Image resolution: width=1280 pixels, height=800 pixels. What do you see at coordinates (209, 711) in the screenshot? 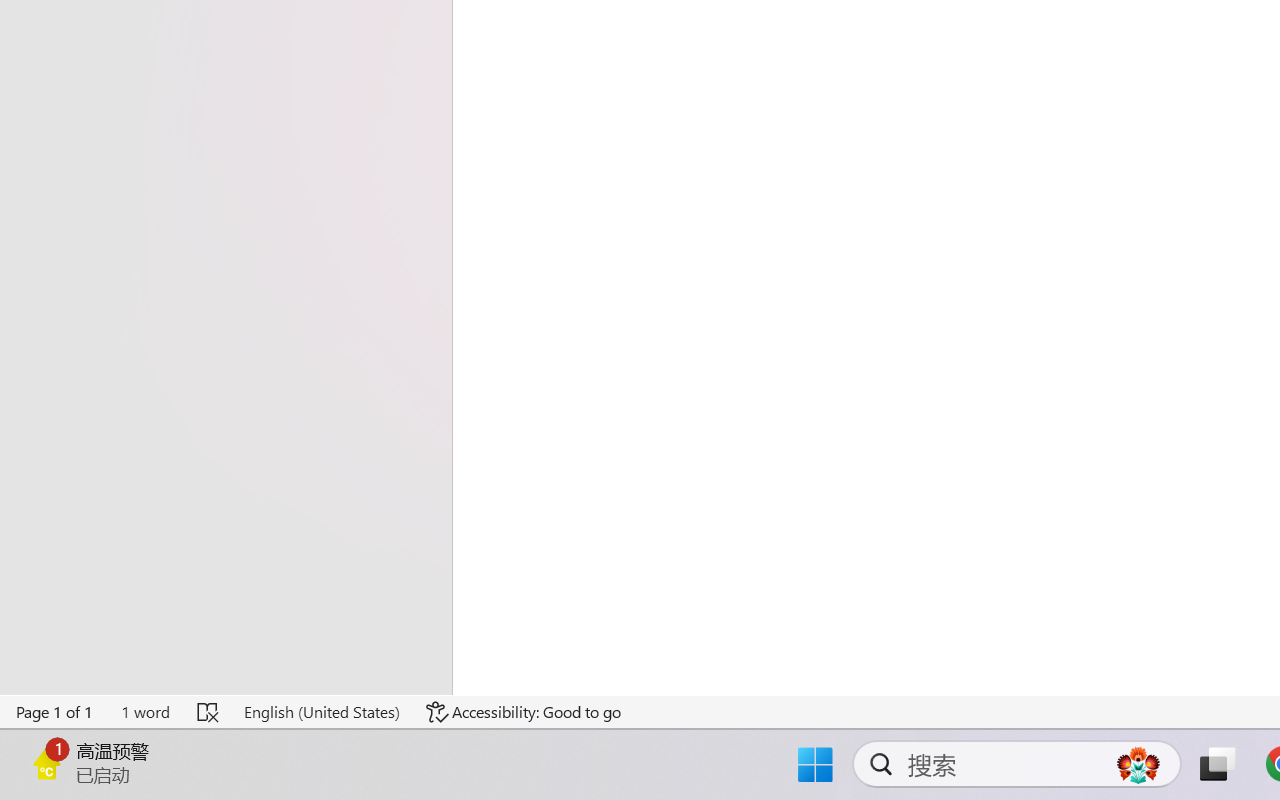
I see `'Spelling and Grammar Check Errors'` at bounding box center [209, 711].